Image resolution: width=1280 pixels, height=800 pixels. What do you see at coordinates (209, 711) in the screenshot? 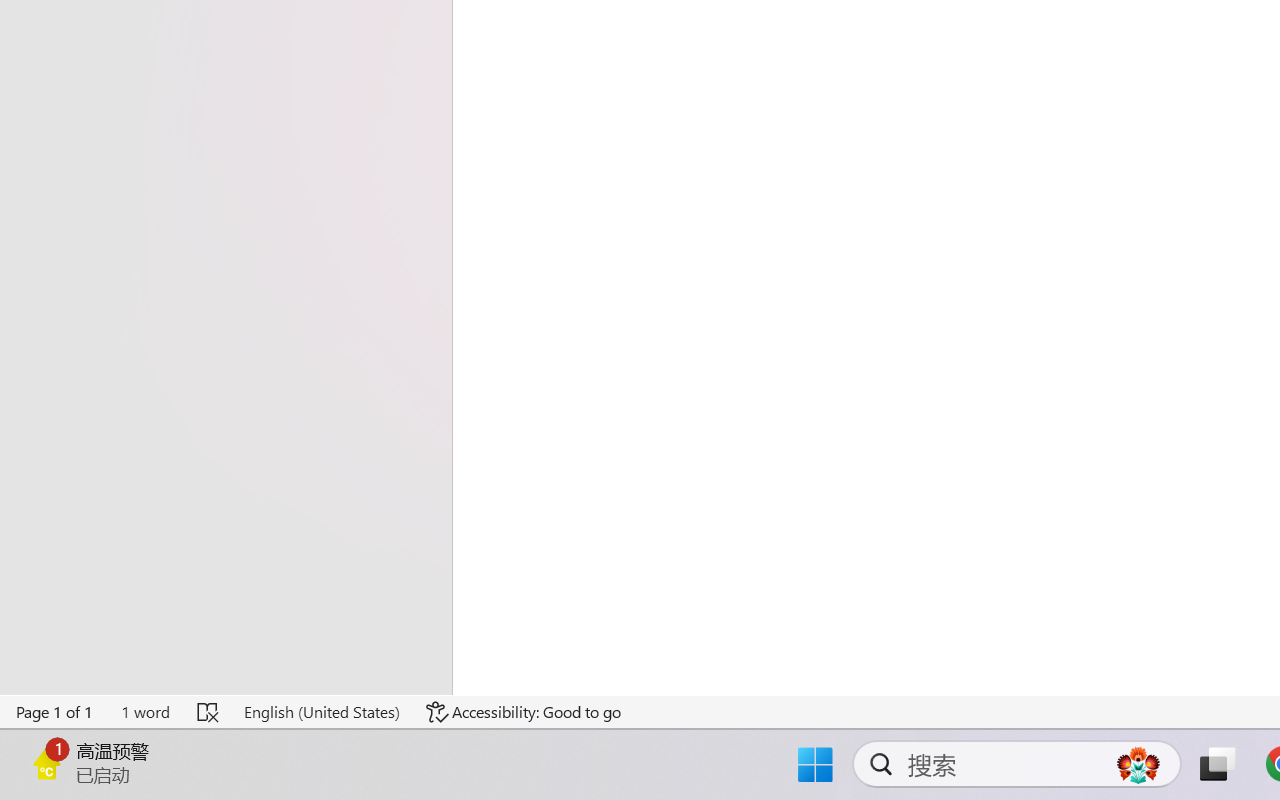
I see `'Spelling and Grammar Check Errors'` at bounding box center [209, 711].